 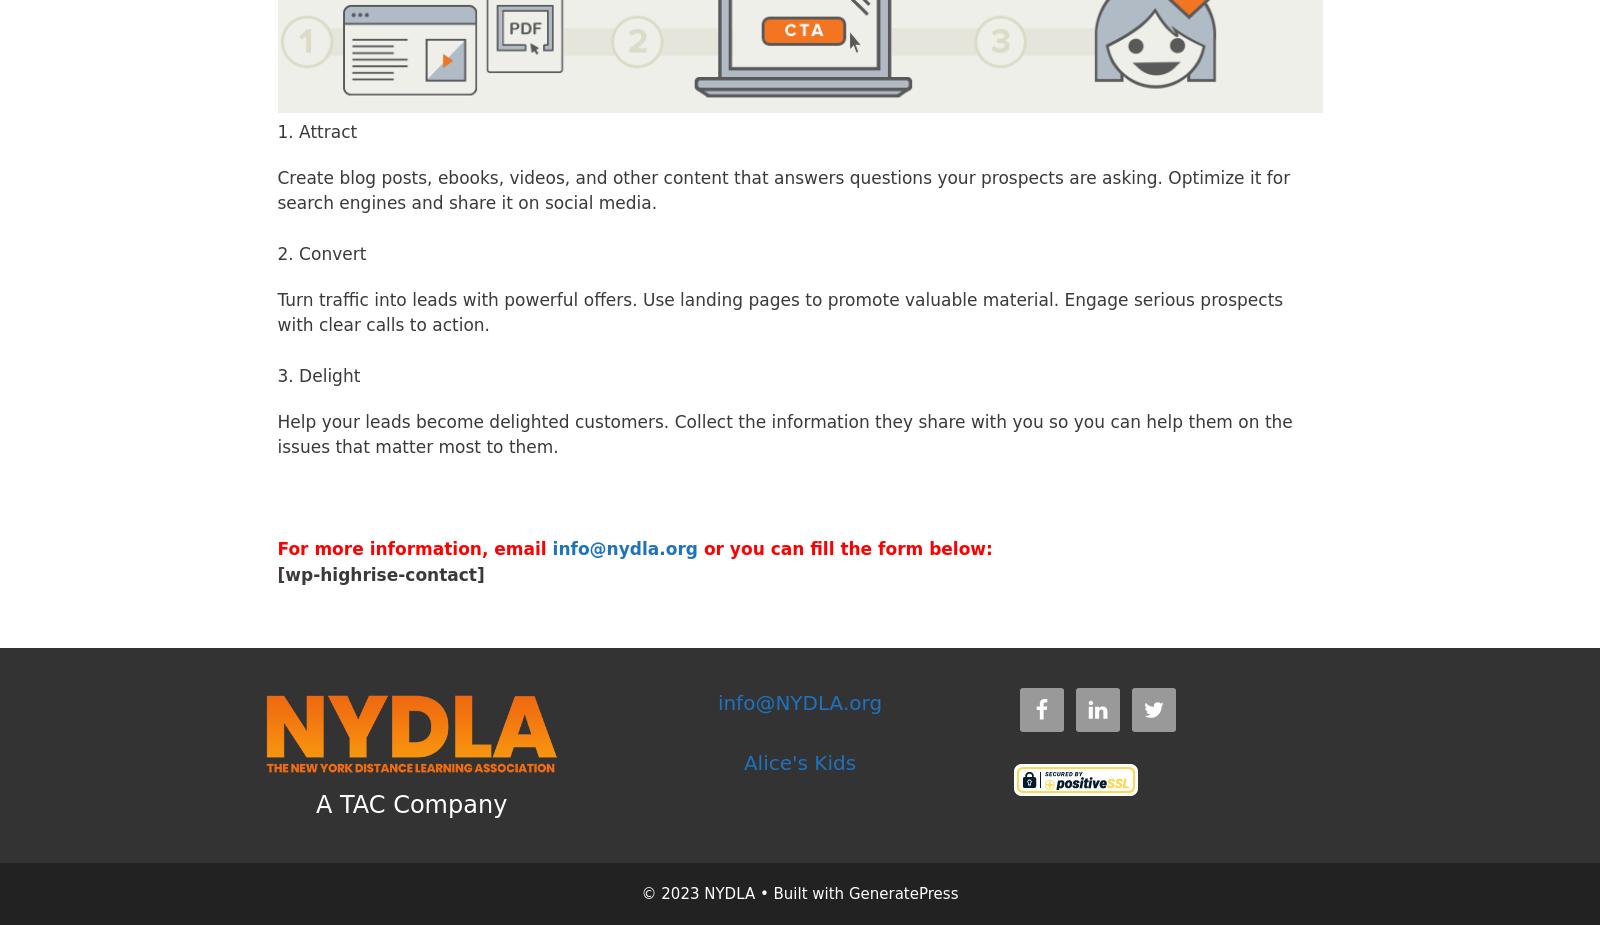 What do you see at coordinates (624, 548) in the screenshot?
I see `'info@nydla.org'` at bounding box center [624, 548].